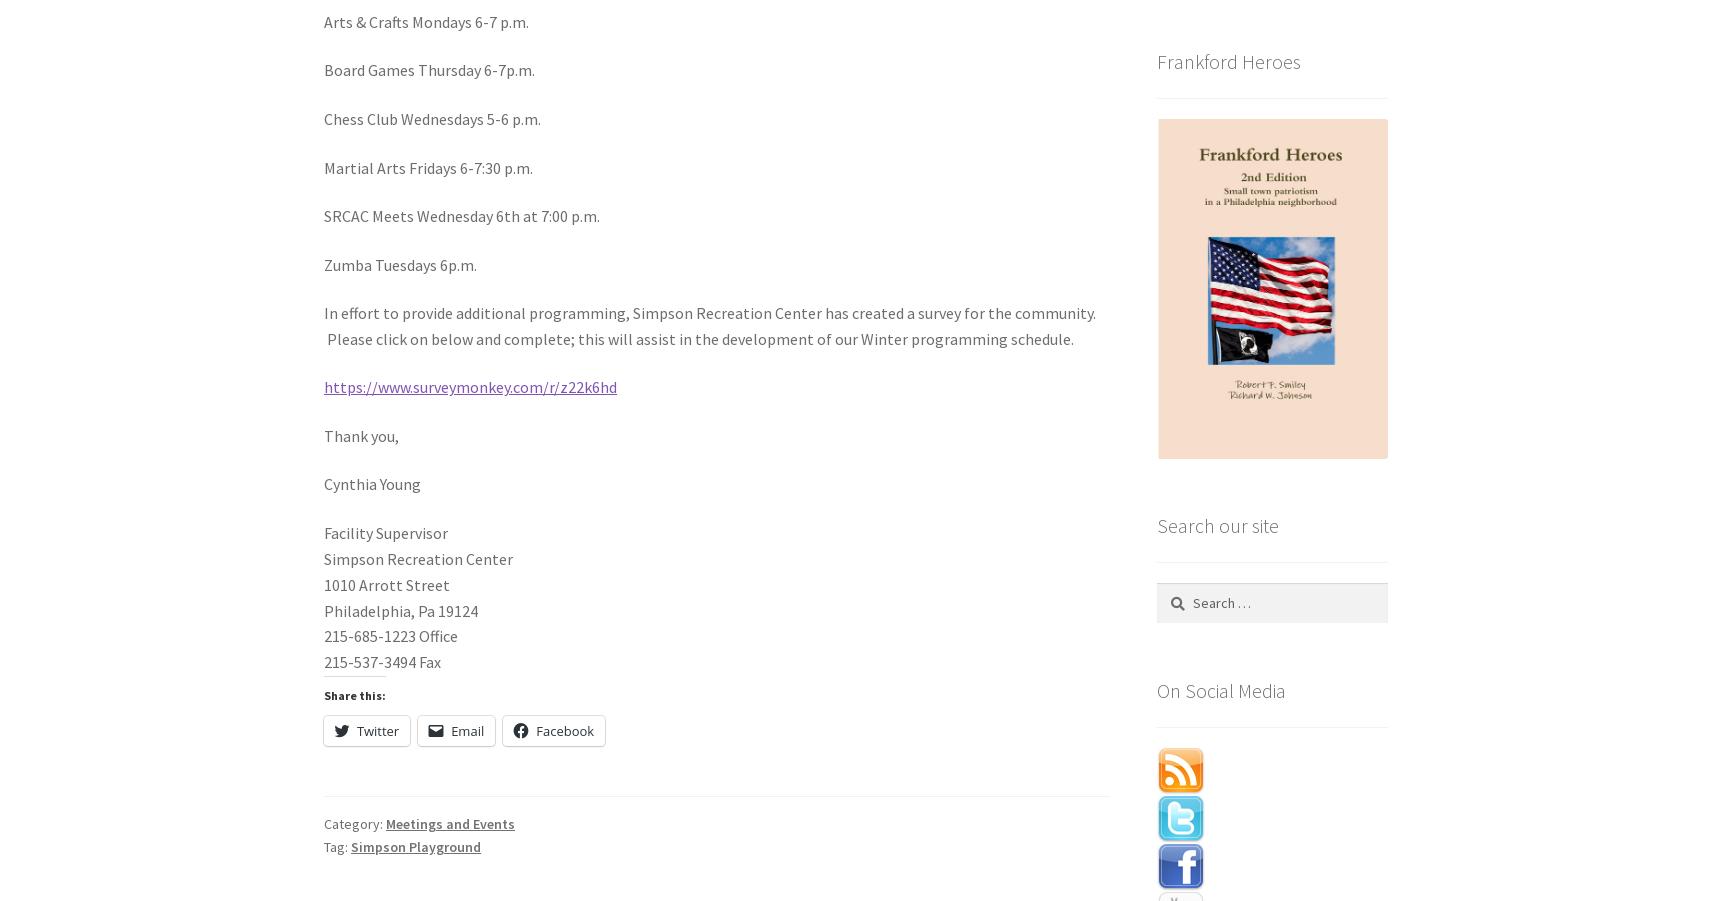  I want to click on 'https://www.surveymonkey.com/r/z22k6hd', so click(469, 385).